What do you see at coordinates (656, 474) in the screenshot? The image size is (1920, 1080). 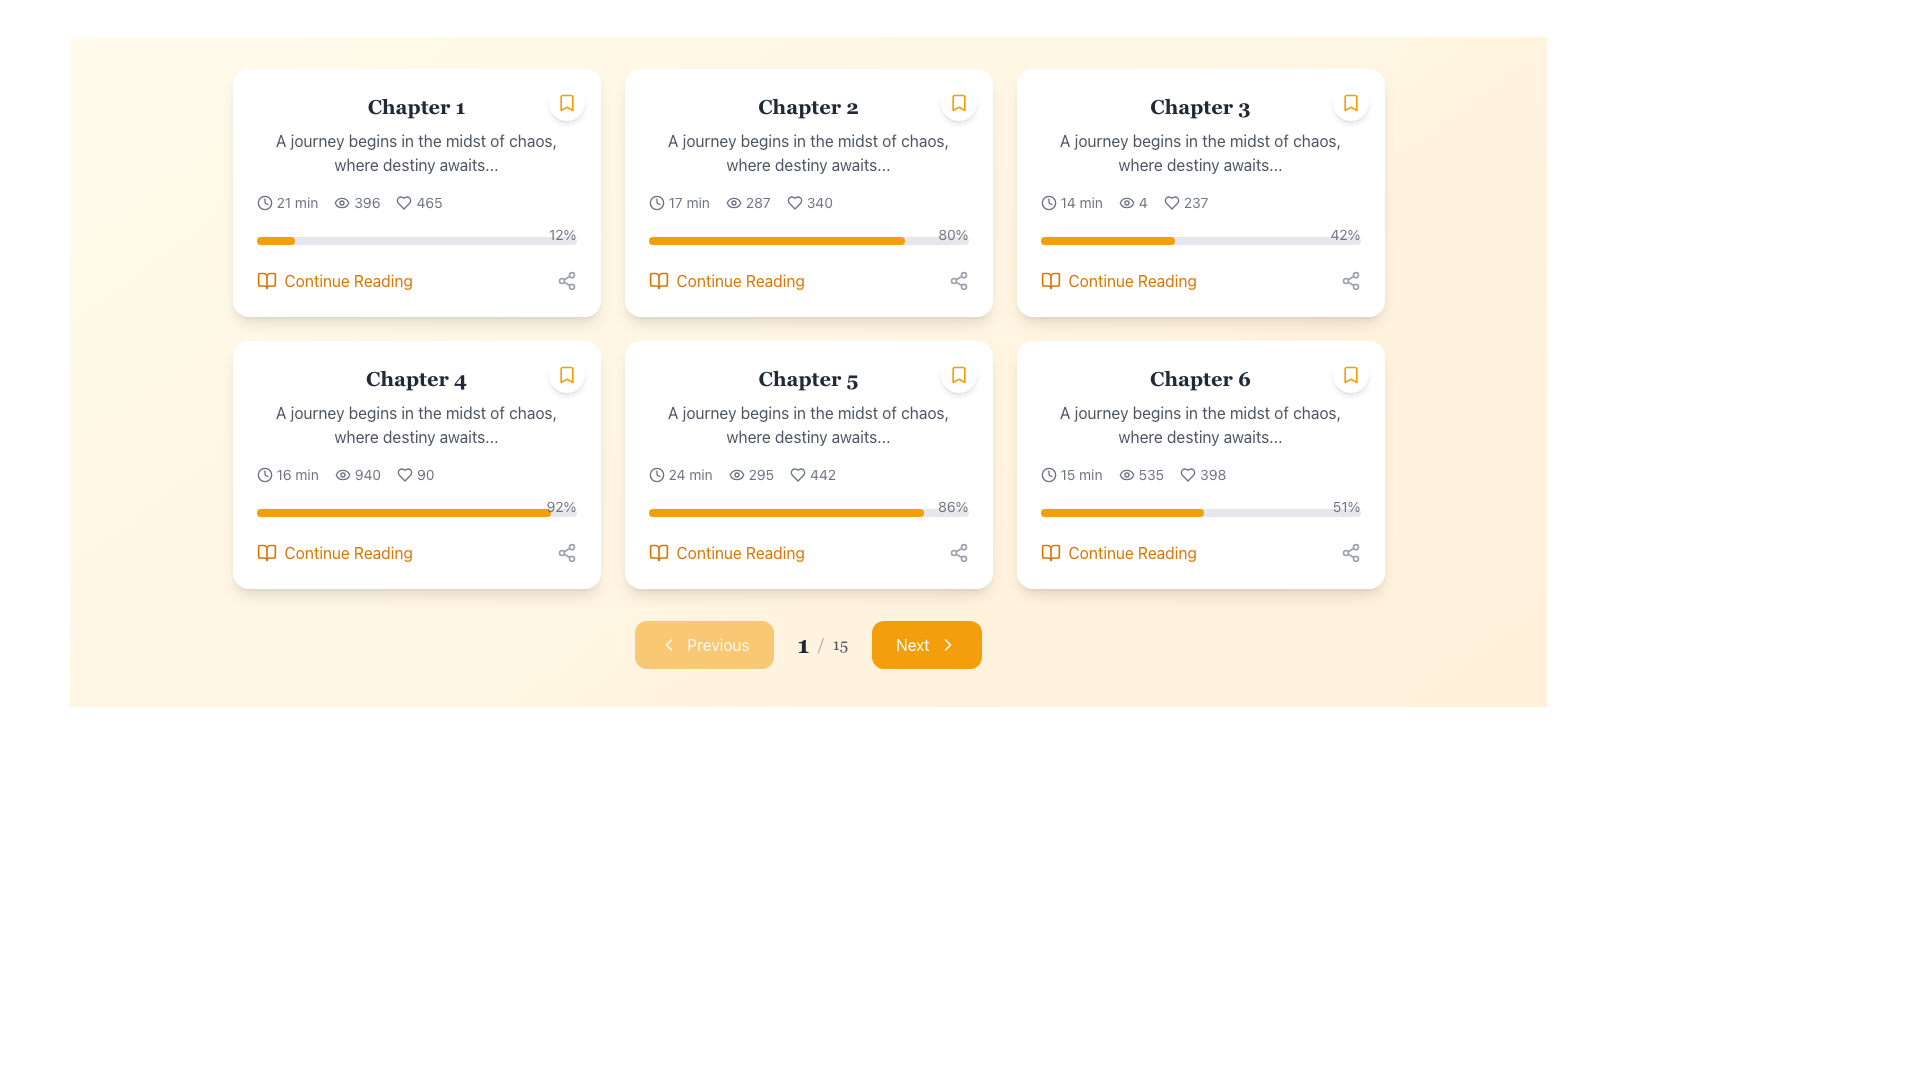 I see `the icon indicating the duration for 'Chapter 5', located to the left of the '24 min' text` at bounding box center [656, 474].